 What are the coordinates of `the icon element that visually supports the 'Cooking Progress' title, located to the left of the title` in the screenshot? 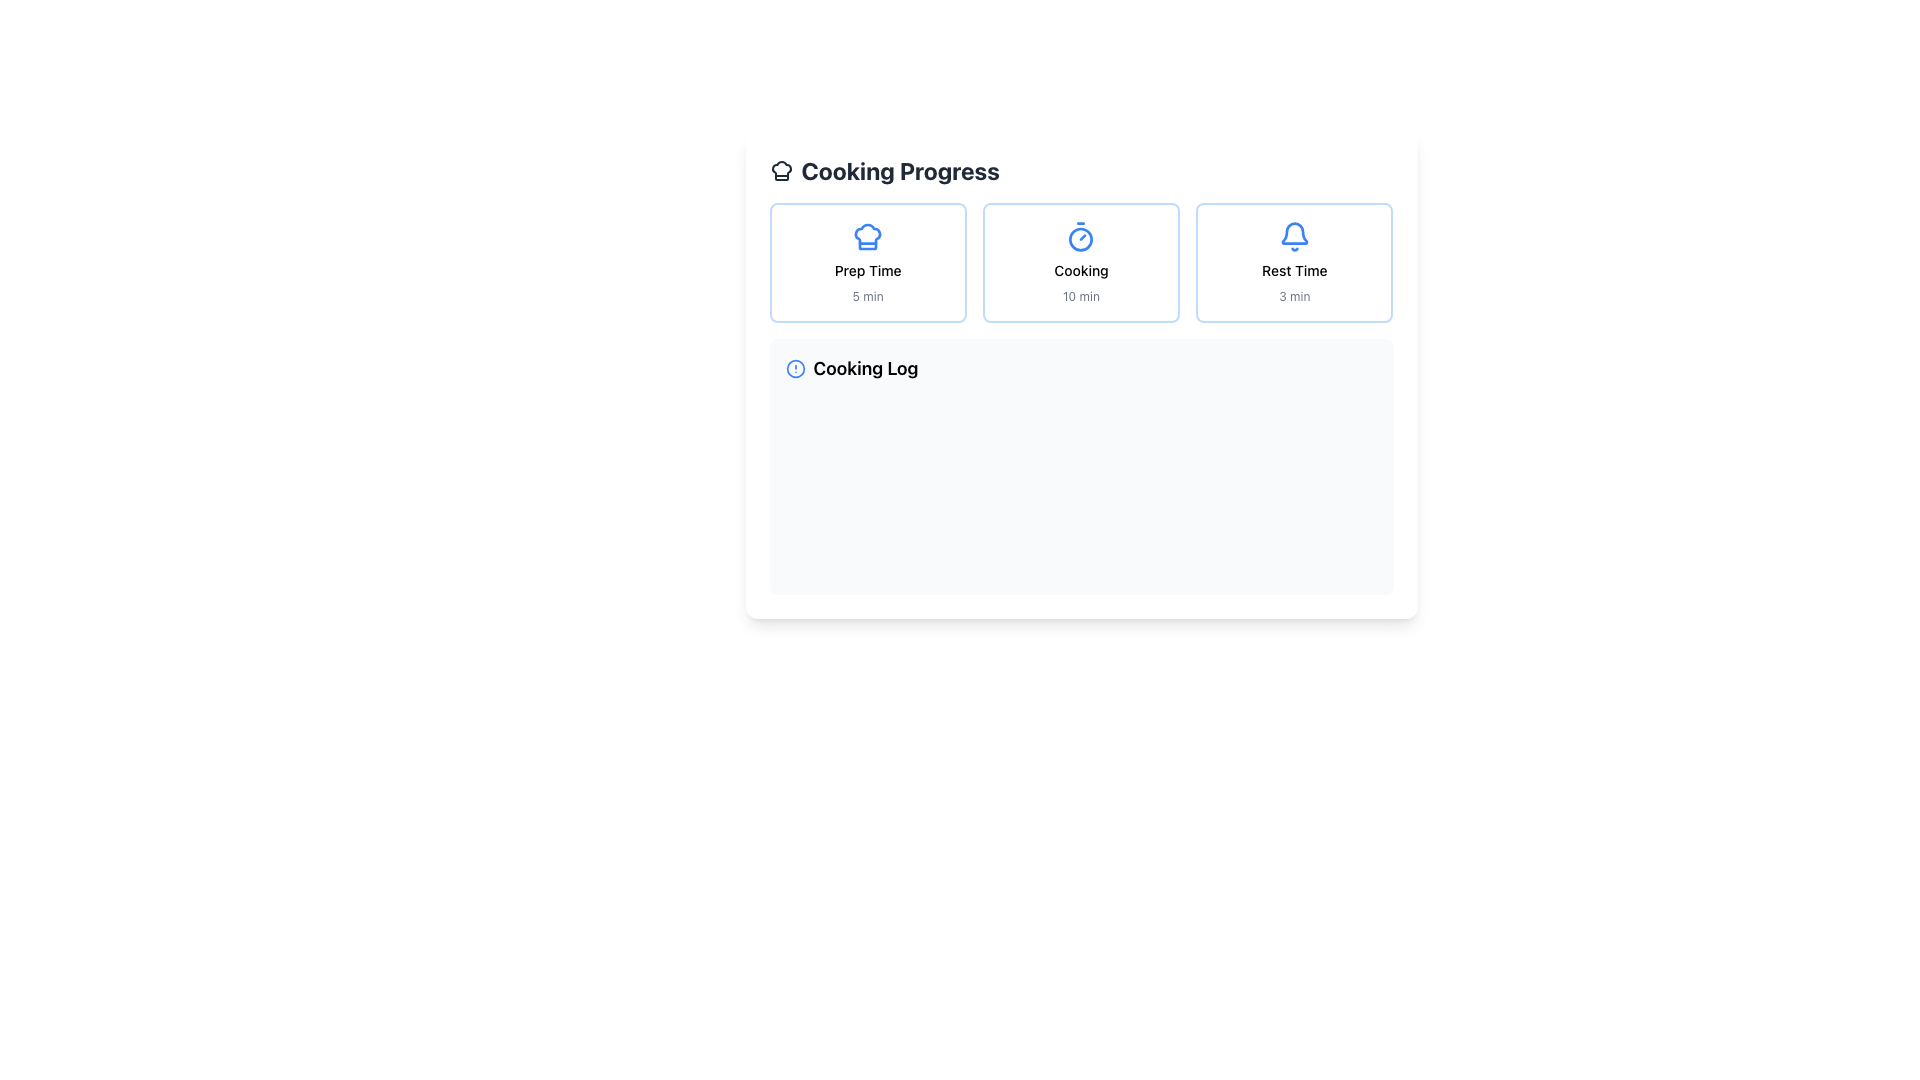 It's located at (868, 235).